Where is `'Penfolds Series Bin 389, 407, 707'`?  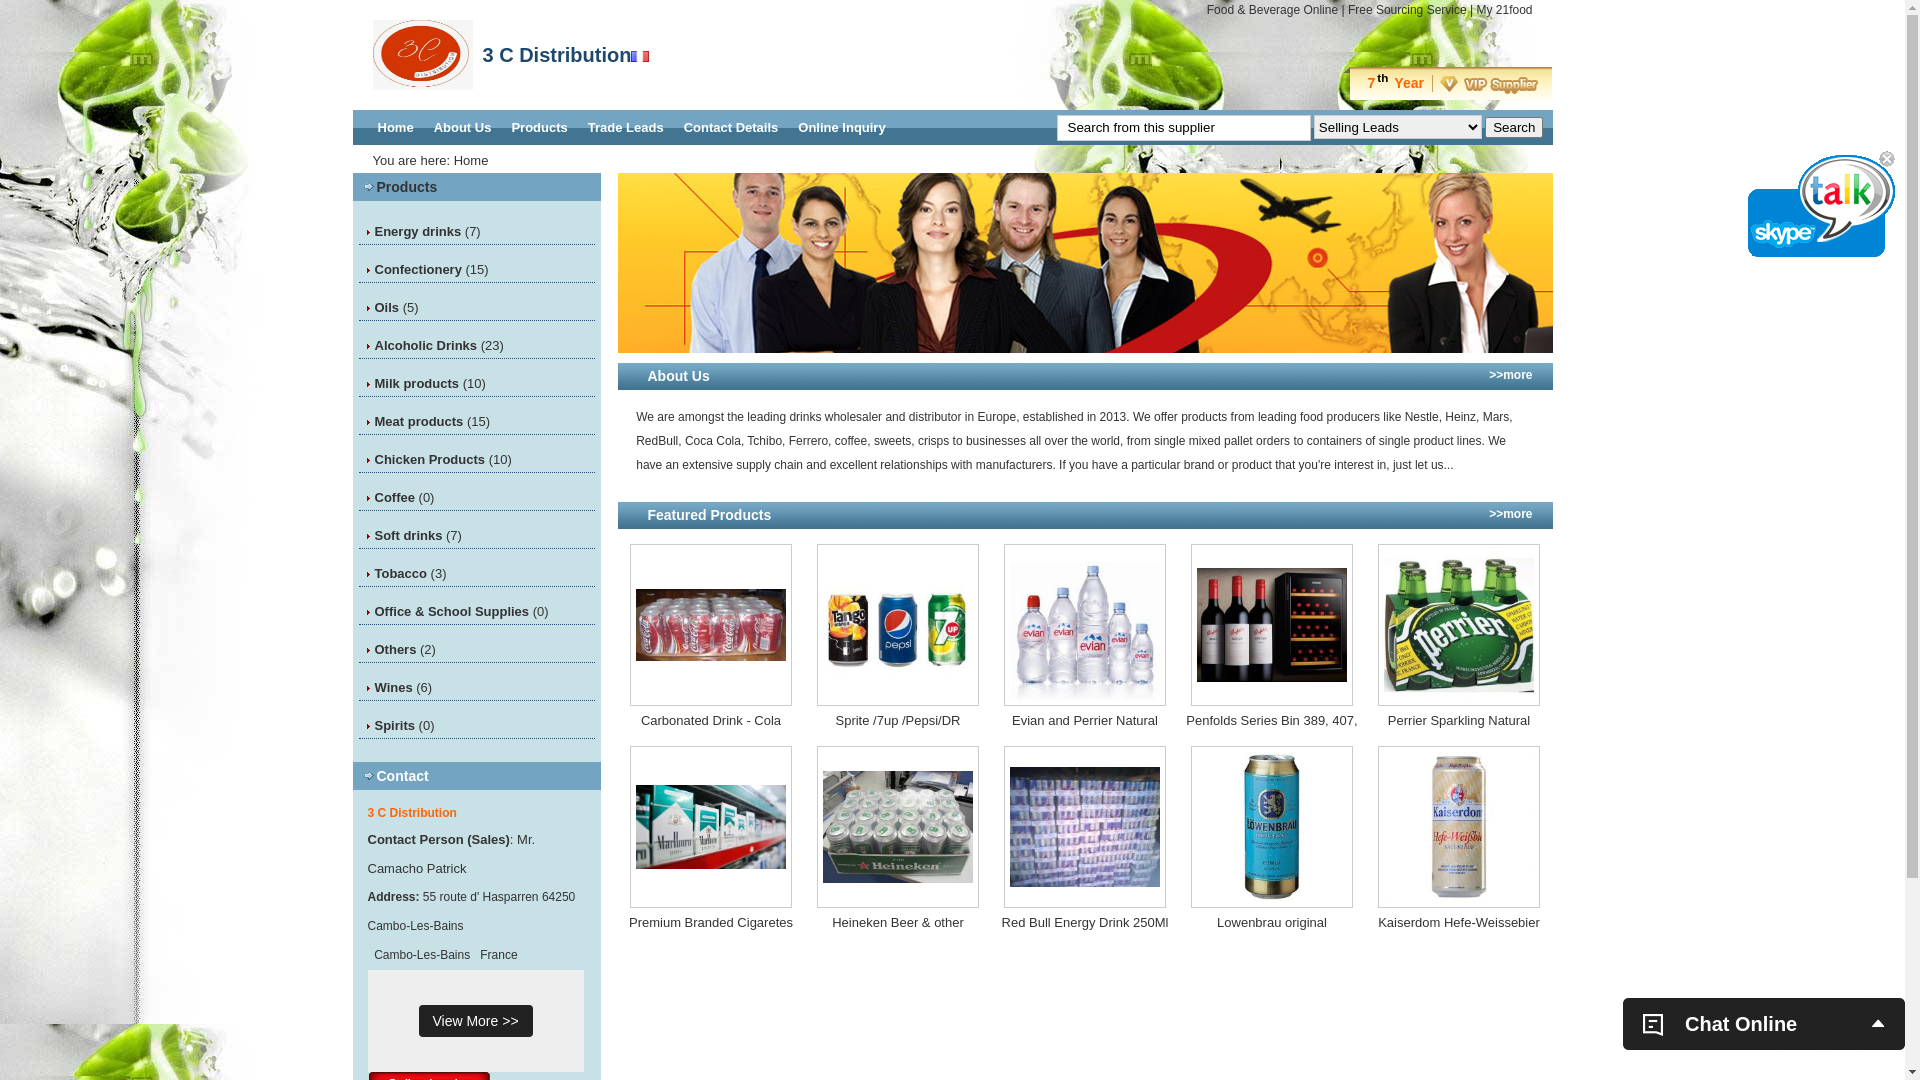 'Penfolds Series Bin 389, 407, 707' is located at coordinates (1271, 721).